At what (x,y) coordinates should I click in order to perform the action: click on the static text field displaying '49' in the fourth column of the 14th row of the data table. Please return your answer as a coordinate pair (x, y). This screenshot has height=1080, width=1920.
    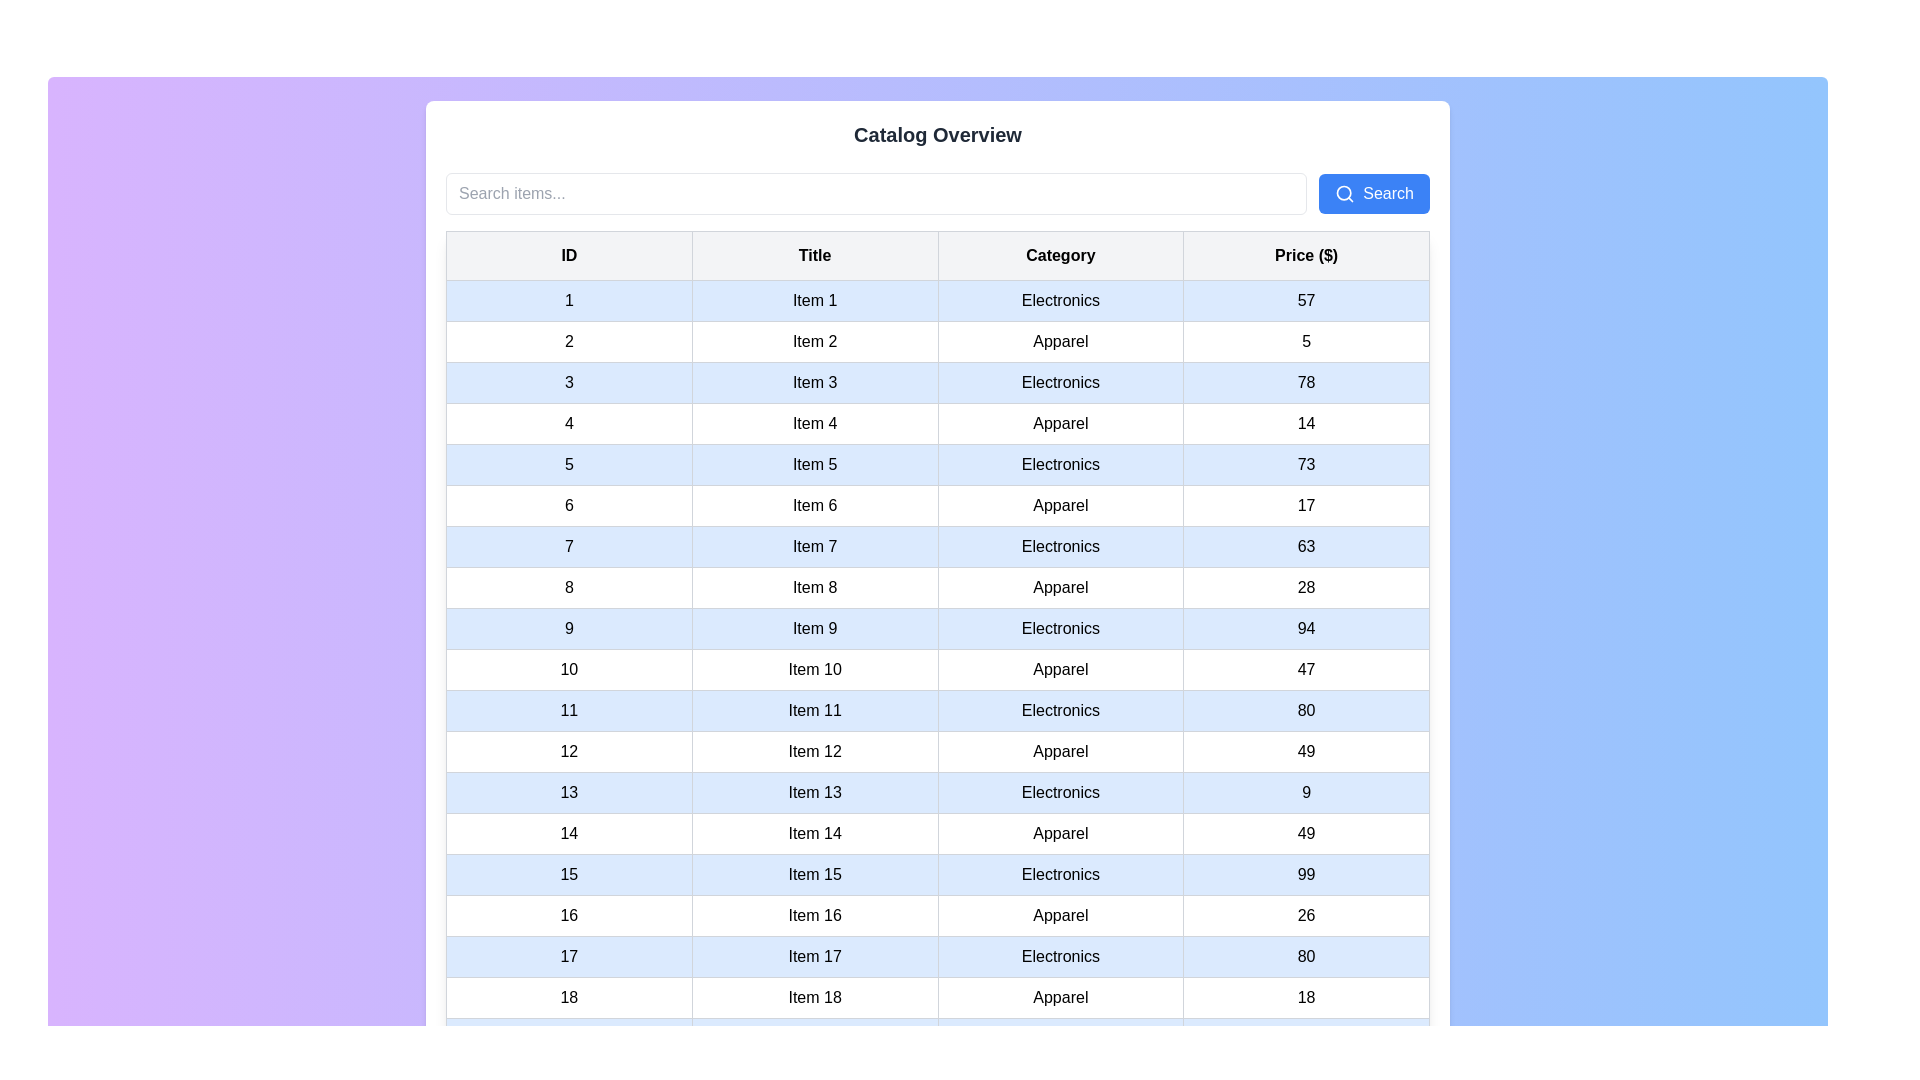
    Looking at the image, I should click on (1306, 833).